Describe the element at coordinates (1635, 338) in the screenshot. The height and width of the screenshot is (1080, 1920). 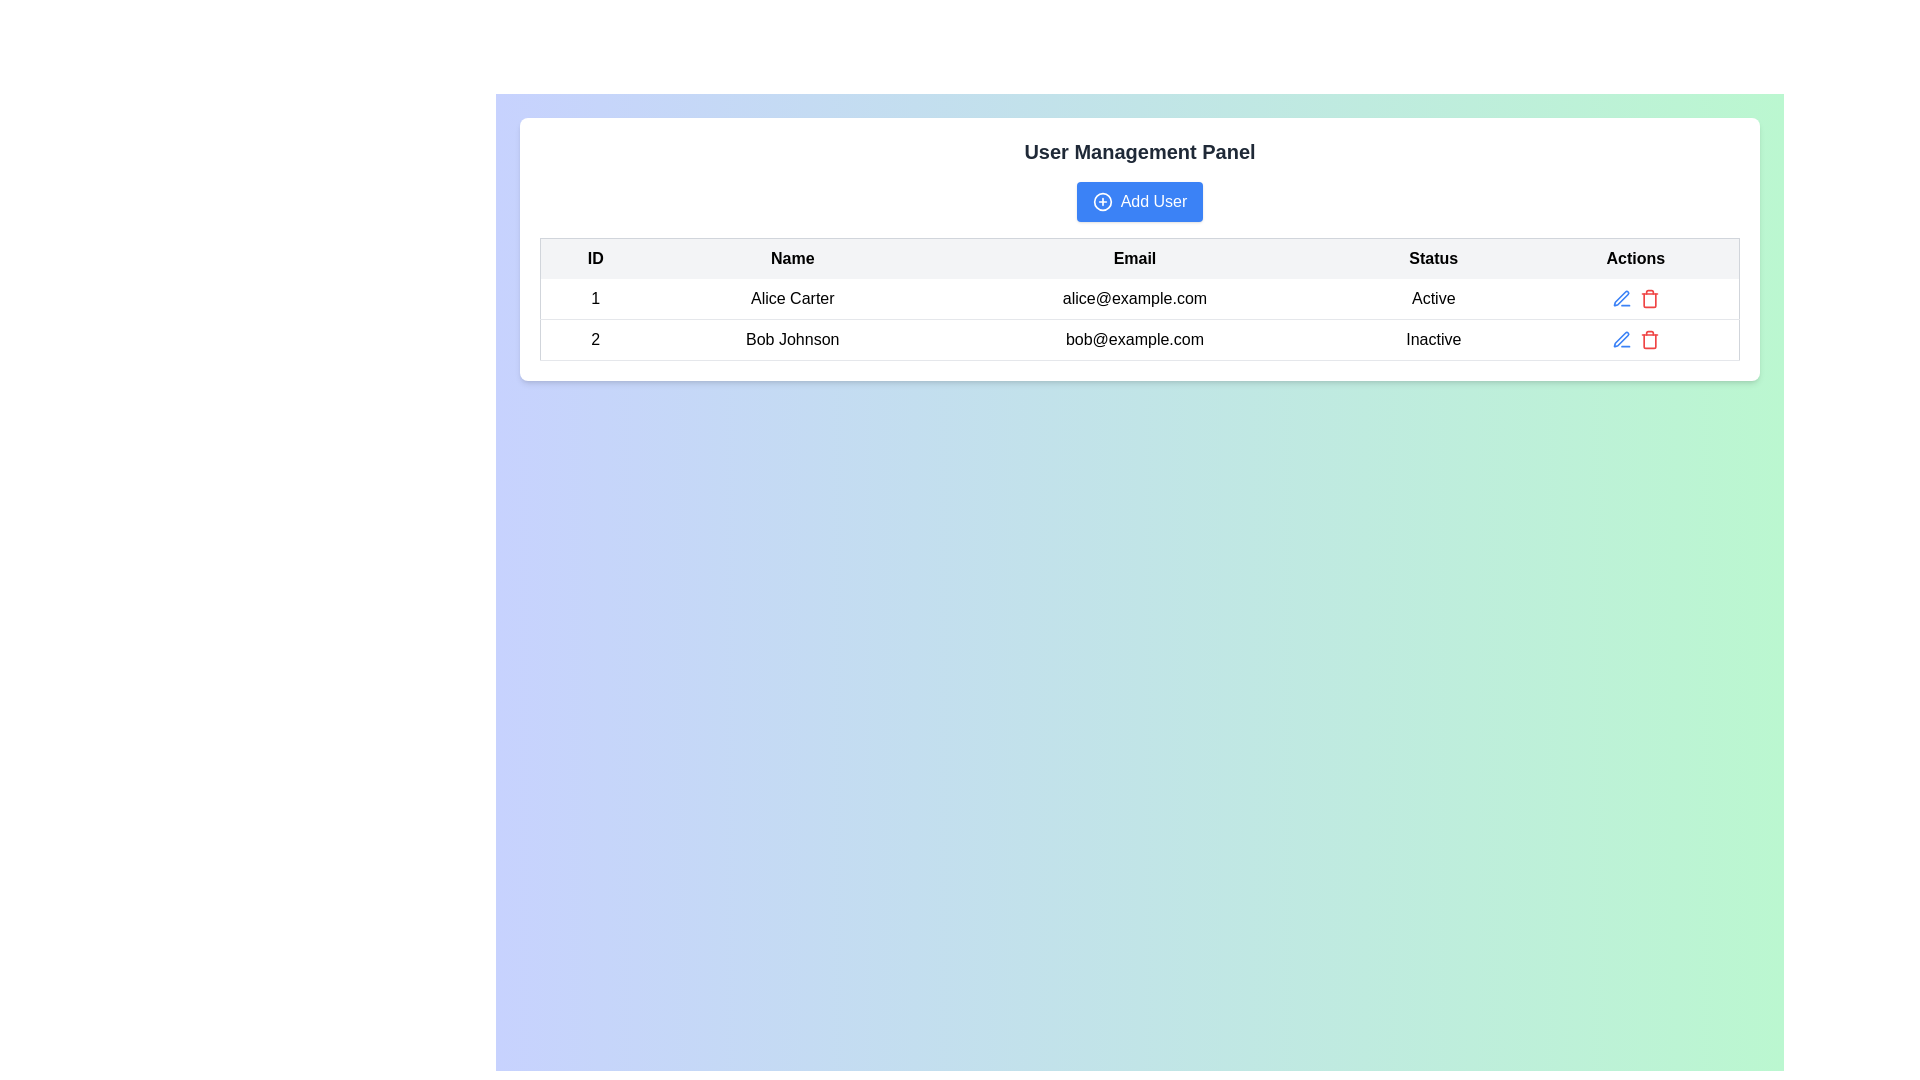
I see `the delete button located in the Action button group of the second row in the table layout` at that location.